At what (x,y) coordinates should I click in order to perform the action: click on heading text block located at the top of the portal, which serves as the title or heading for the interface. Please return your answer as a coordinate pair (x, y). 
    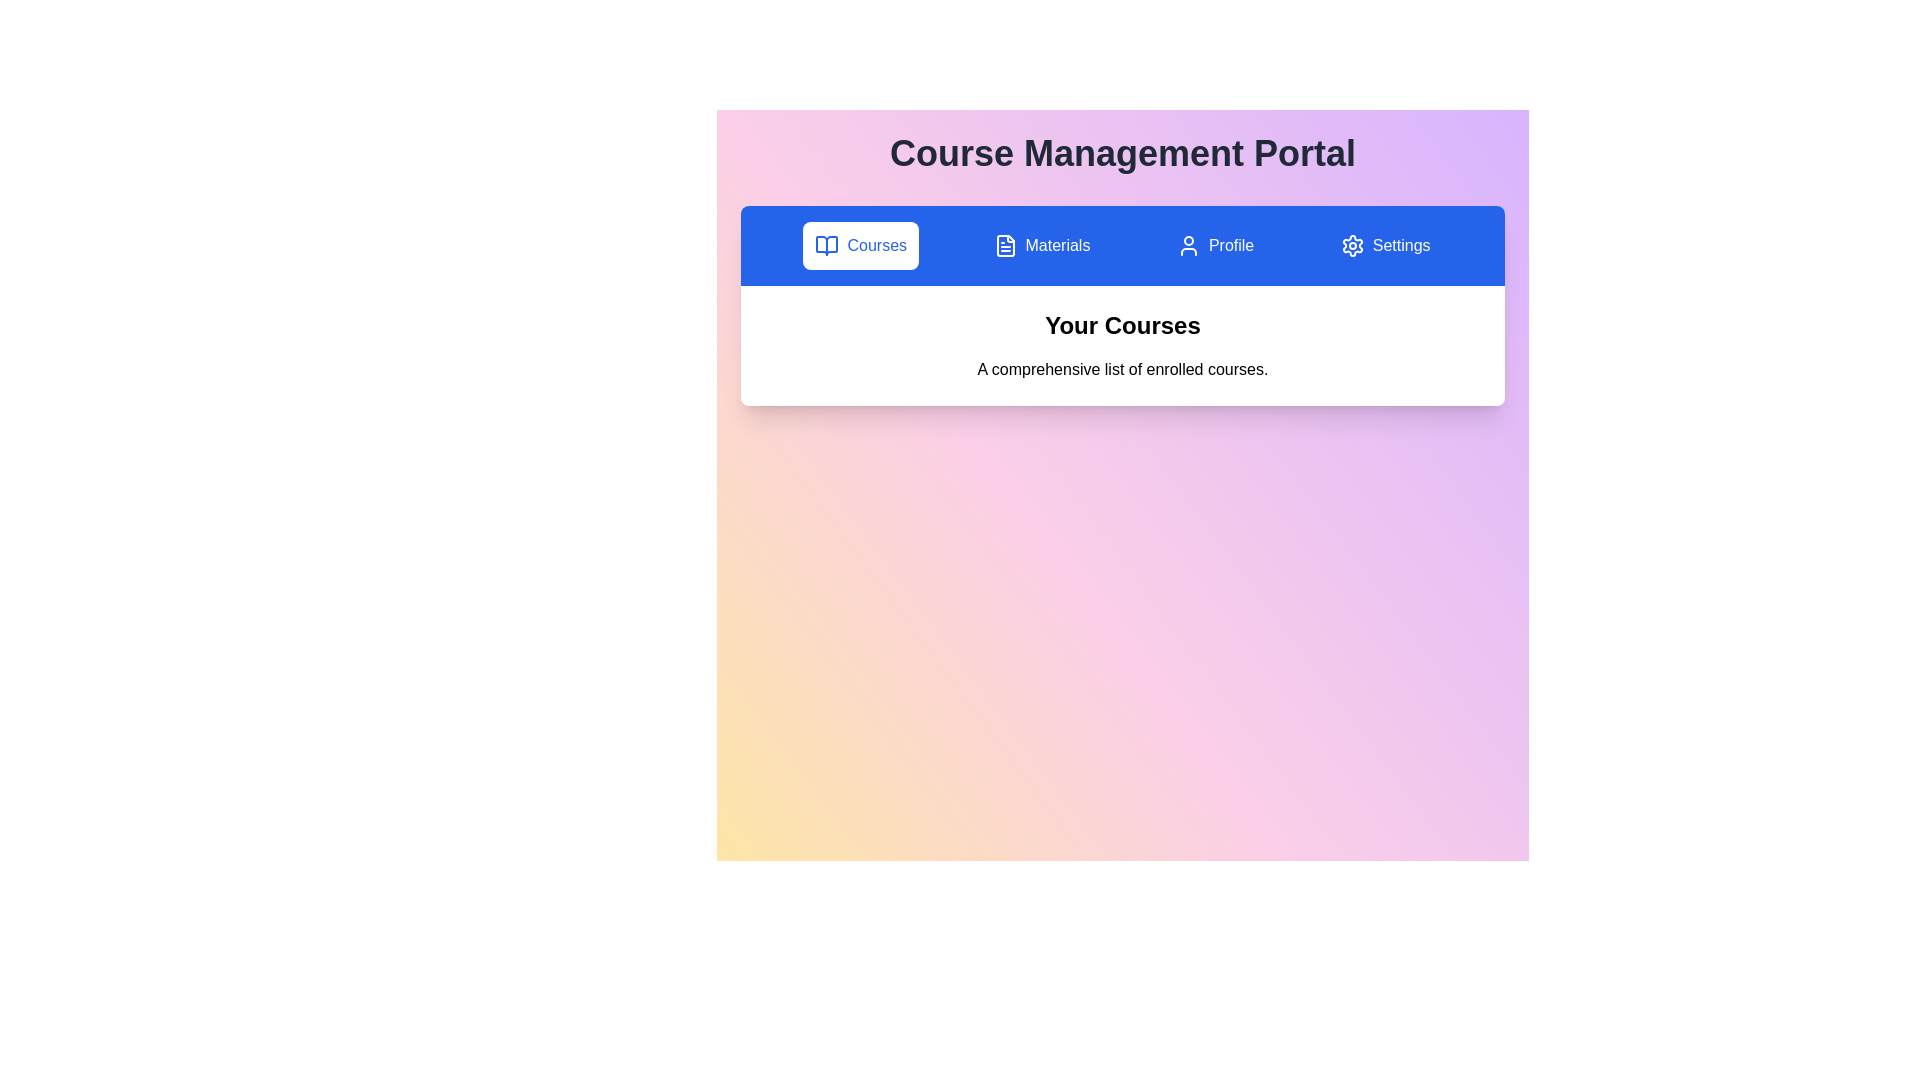
    Looking at the image, I should click on (1123, 153).